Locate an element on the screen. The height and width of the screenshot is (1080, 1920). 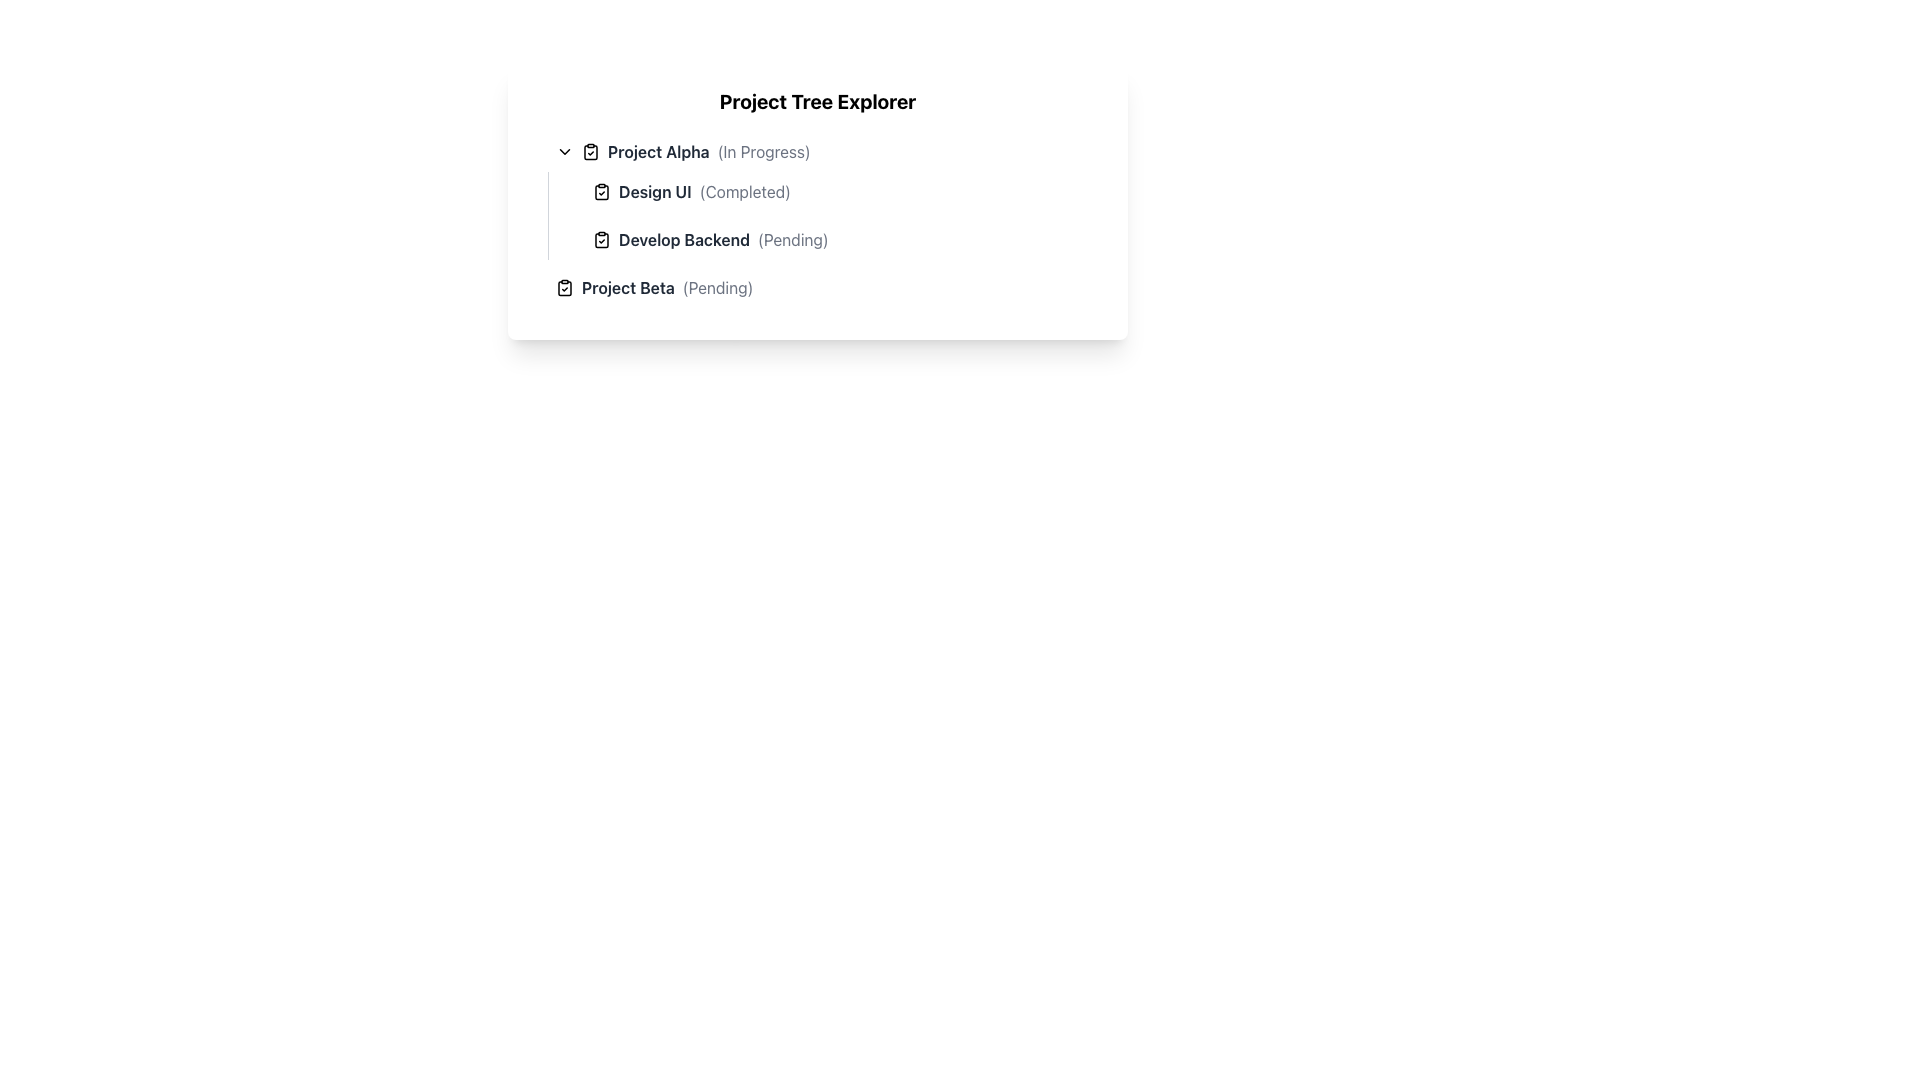
the clipboard icon next to the 'Design UI' text within the 'Project Alpha' item in the Project Tree Explorer panel is located at coordinates (600, 192).